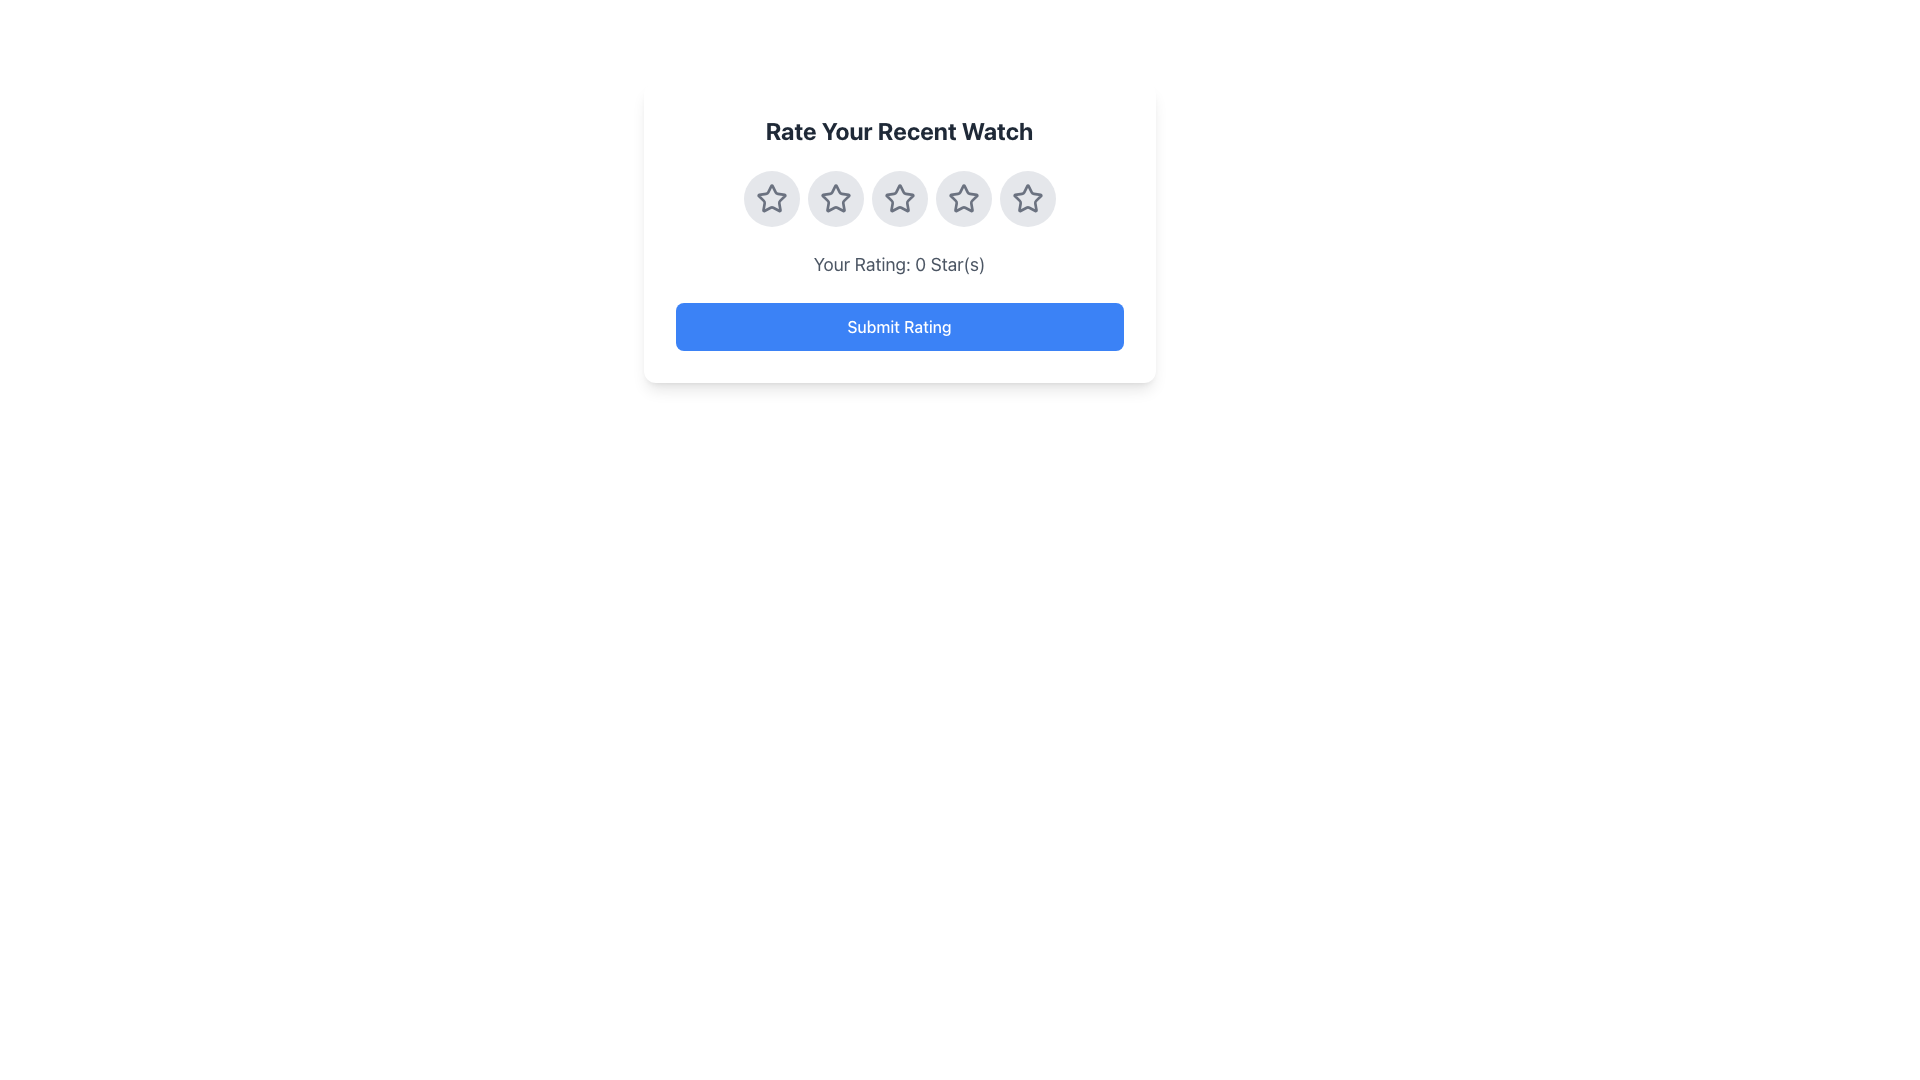  Describe the element at coordinates (898, 199) in the screenshot. I see `the third button in a horizontal row of five stars that allows the user to select a rating of three out of five stars for their recent watch` at that location.